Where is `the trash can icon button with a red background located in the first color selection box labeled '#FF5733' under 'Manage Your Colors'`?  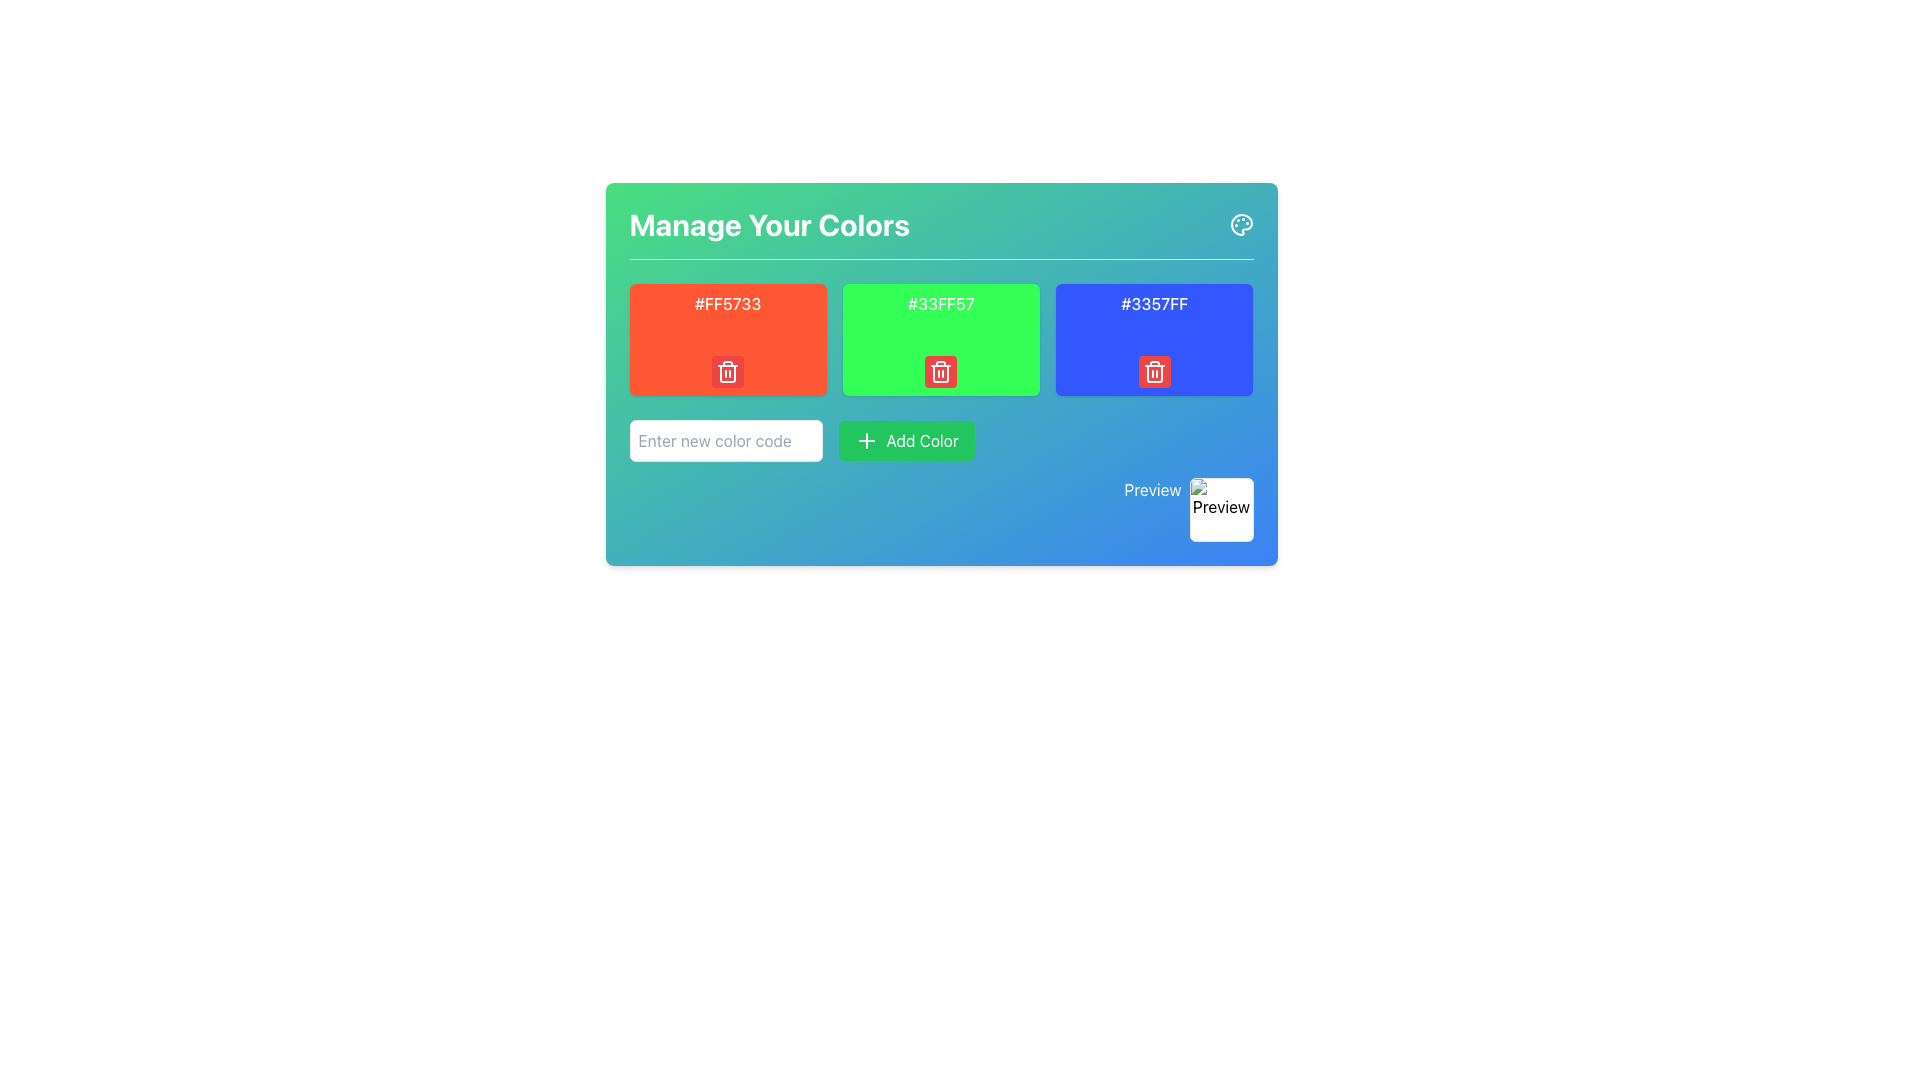 the trash can icon button with a red background located in the first color selection box labeled '#FF5733' under 'Manage Your Colors' is located at coordinates (727, 371).